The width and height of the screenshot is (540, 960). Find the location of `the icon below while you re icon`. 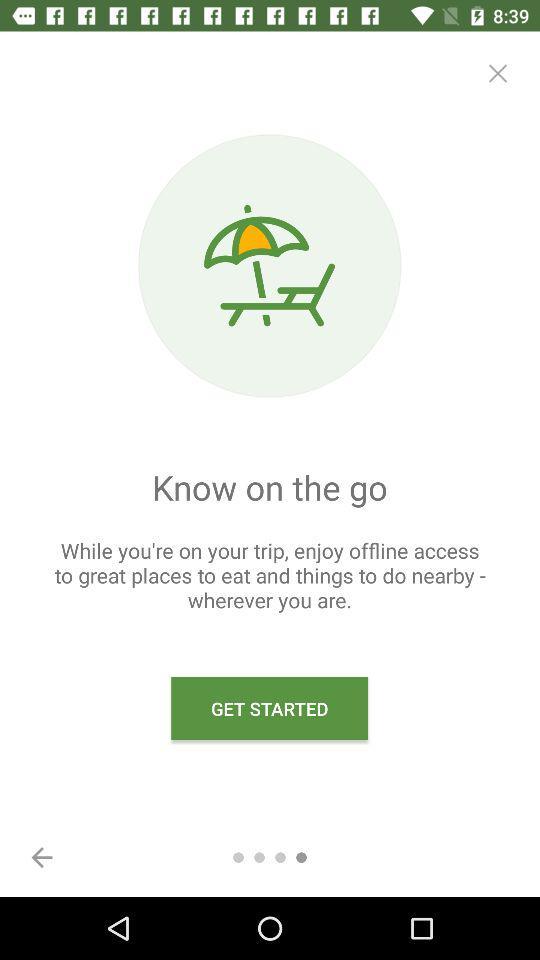

the icon below while you re icon is located at coordinates (42, 856).